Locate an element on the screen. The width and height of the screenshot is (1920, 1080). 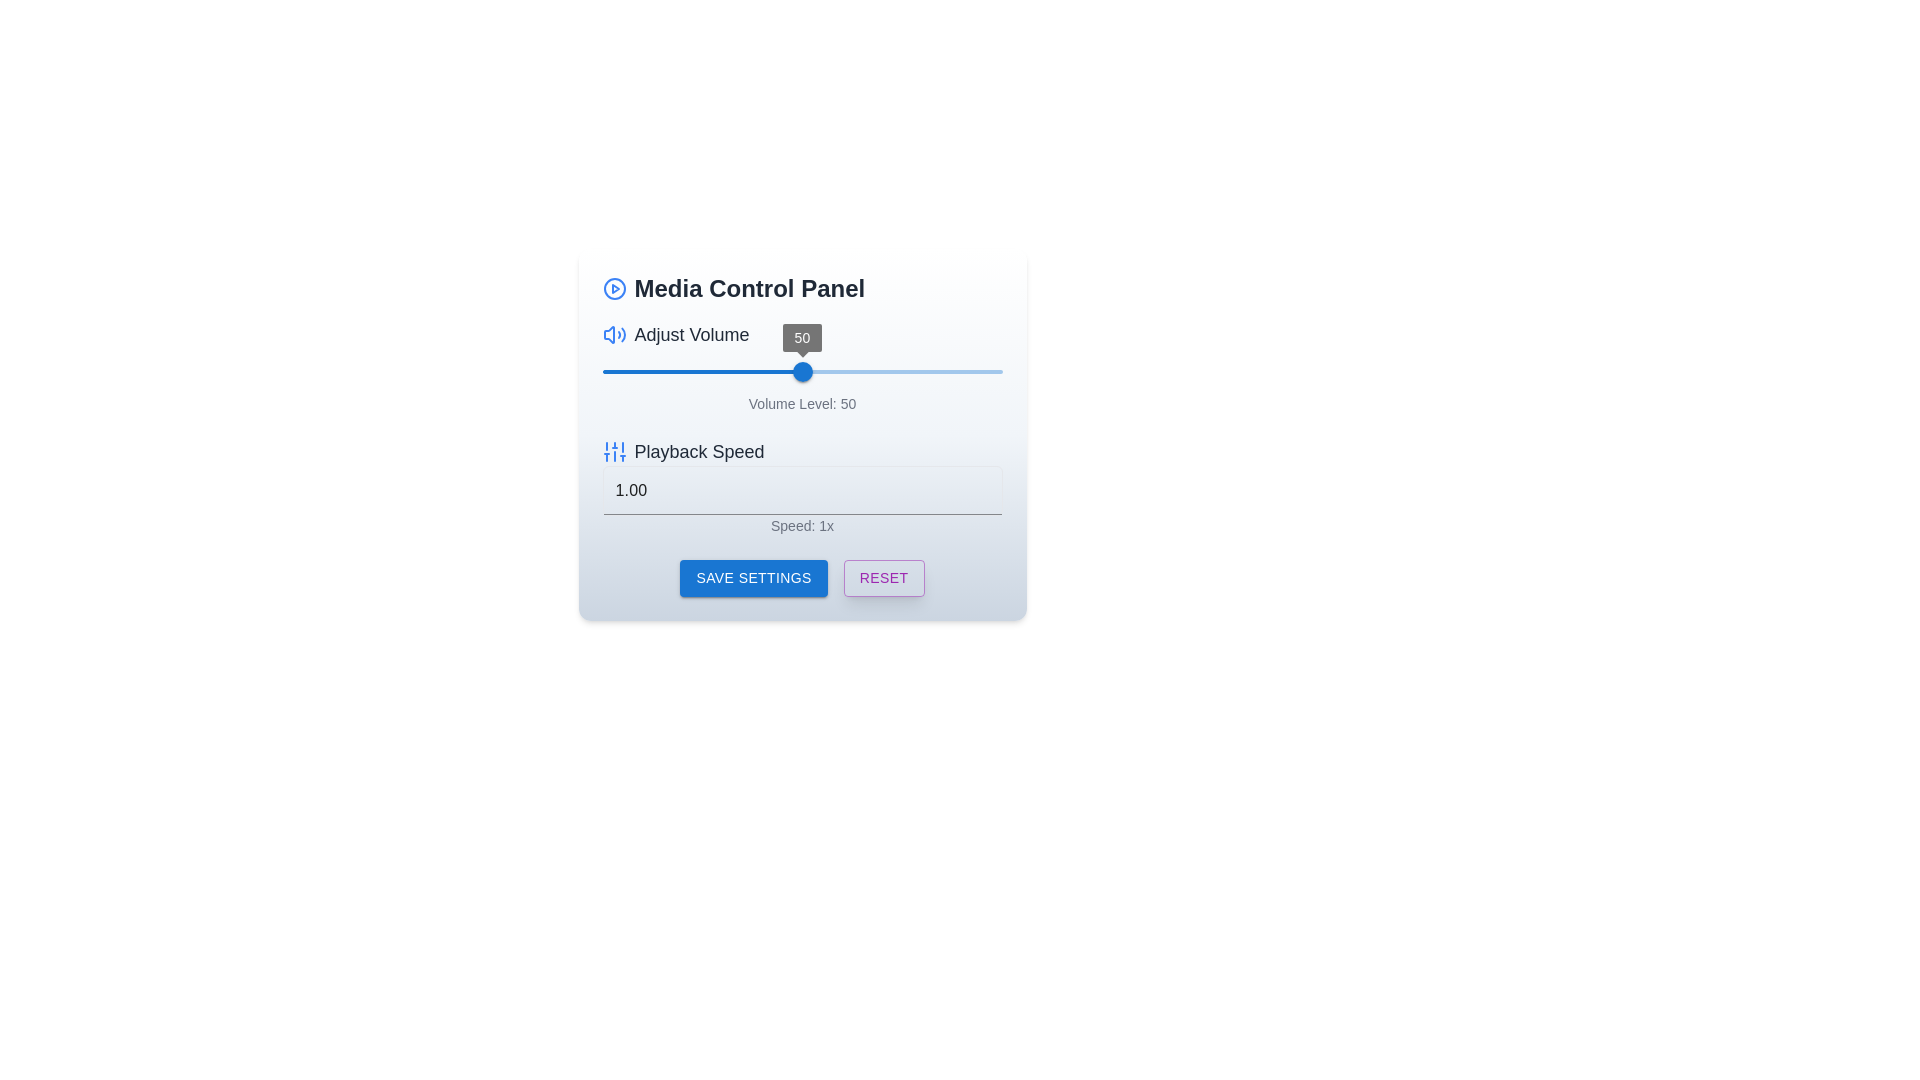
the Label displaying the number '50' which is part of the volume adjustment interface and is positioned directly above the slider thumb is located at coordinates (802, 336).